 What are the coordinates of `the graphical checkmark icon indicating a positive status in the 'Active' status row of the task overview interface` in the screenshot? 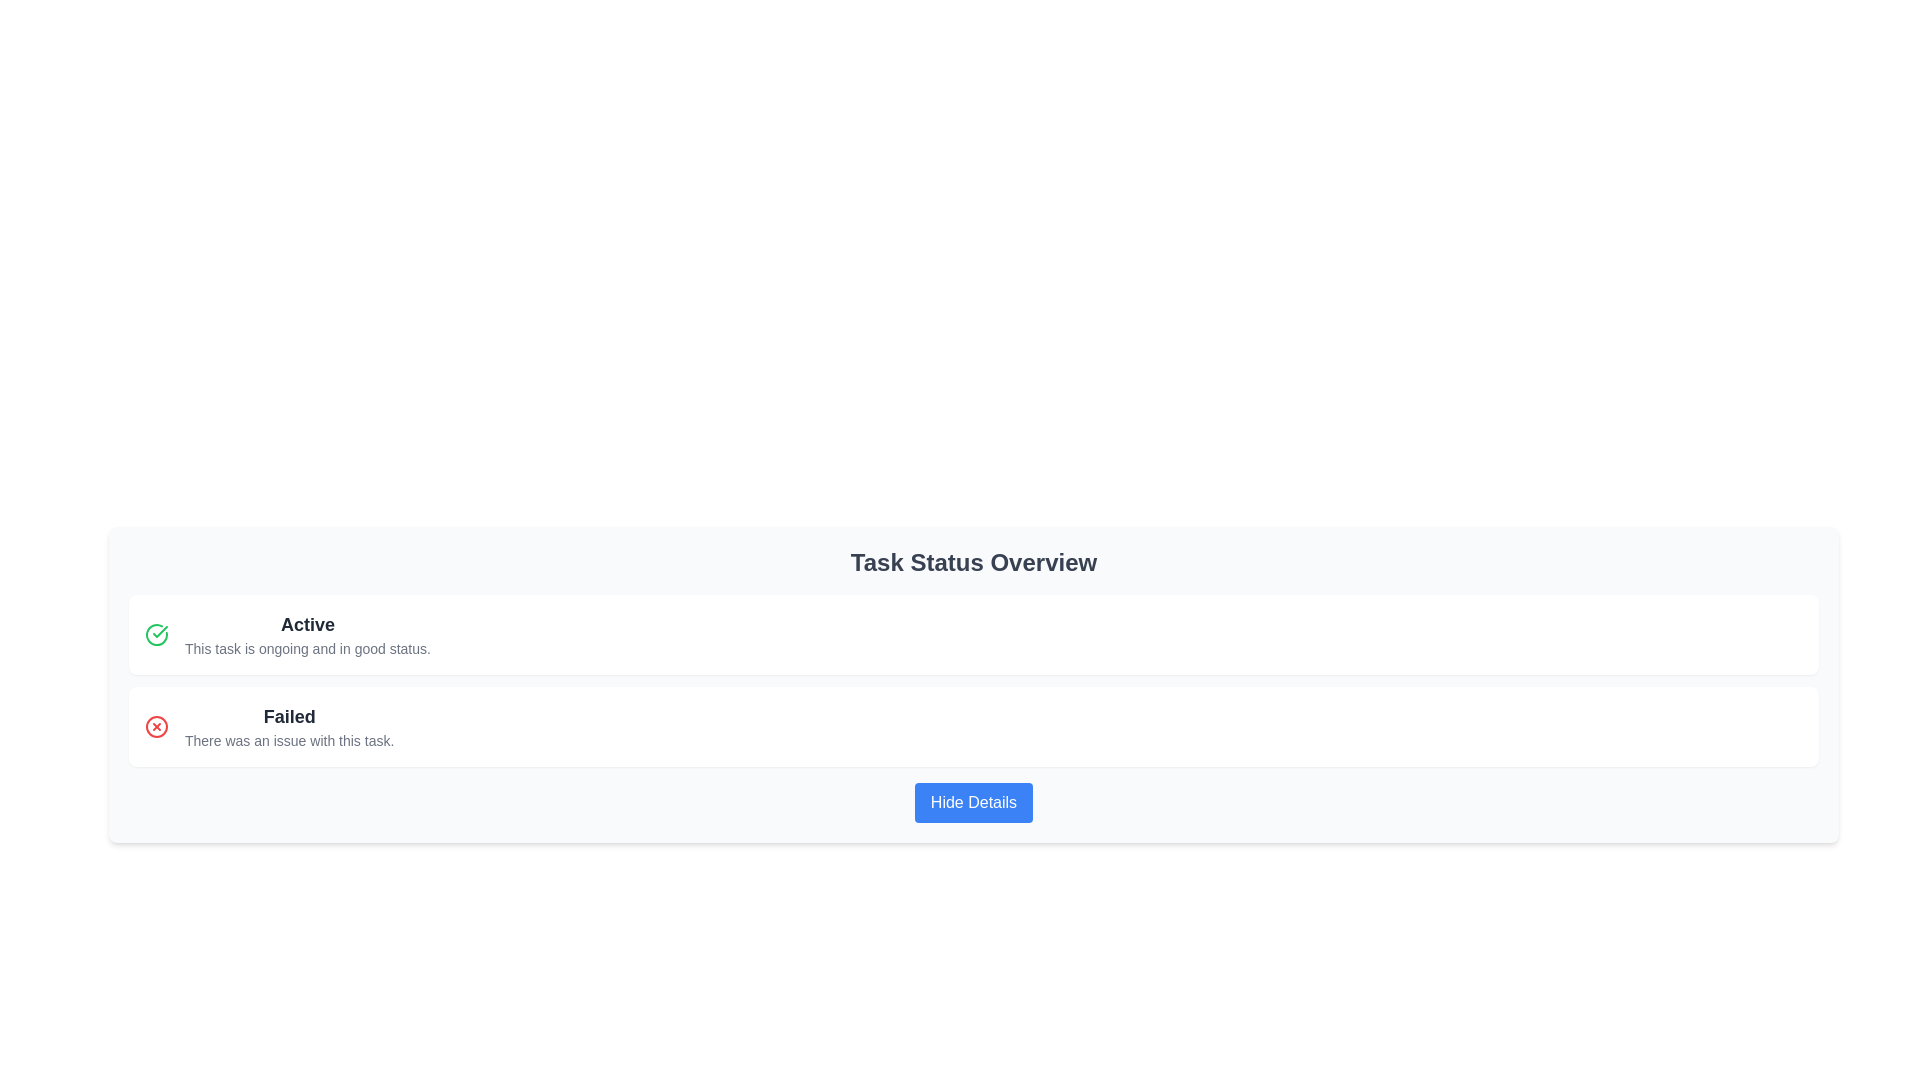 It's located at (160, 632).